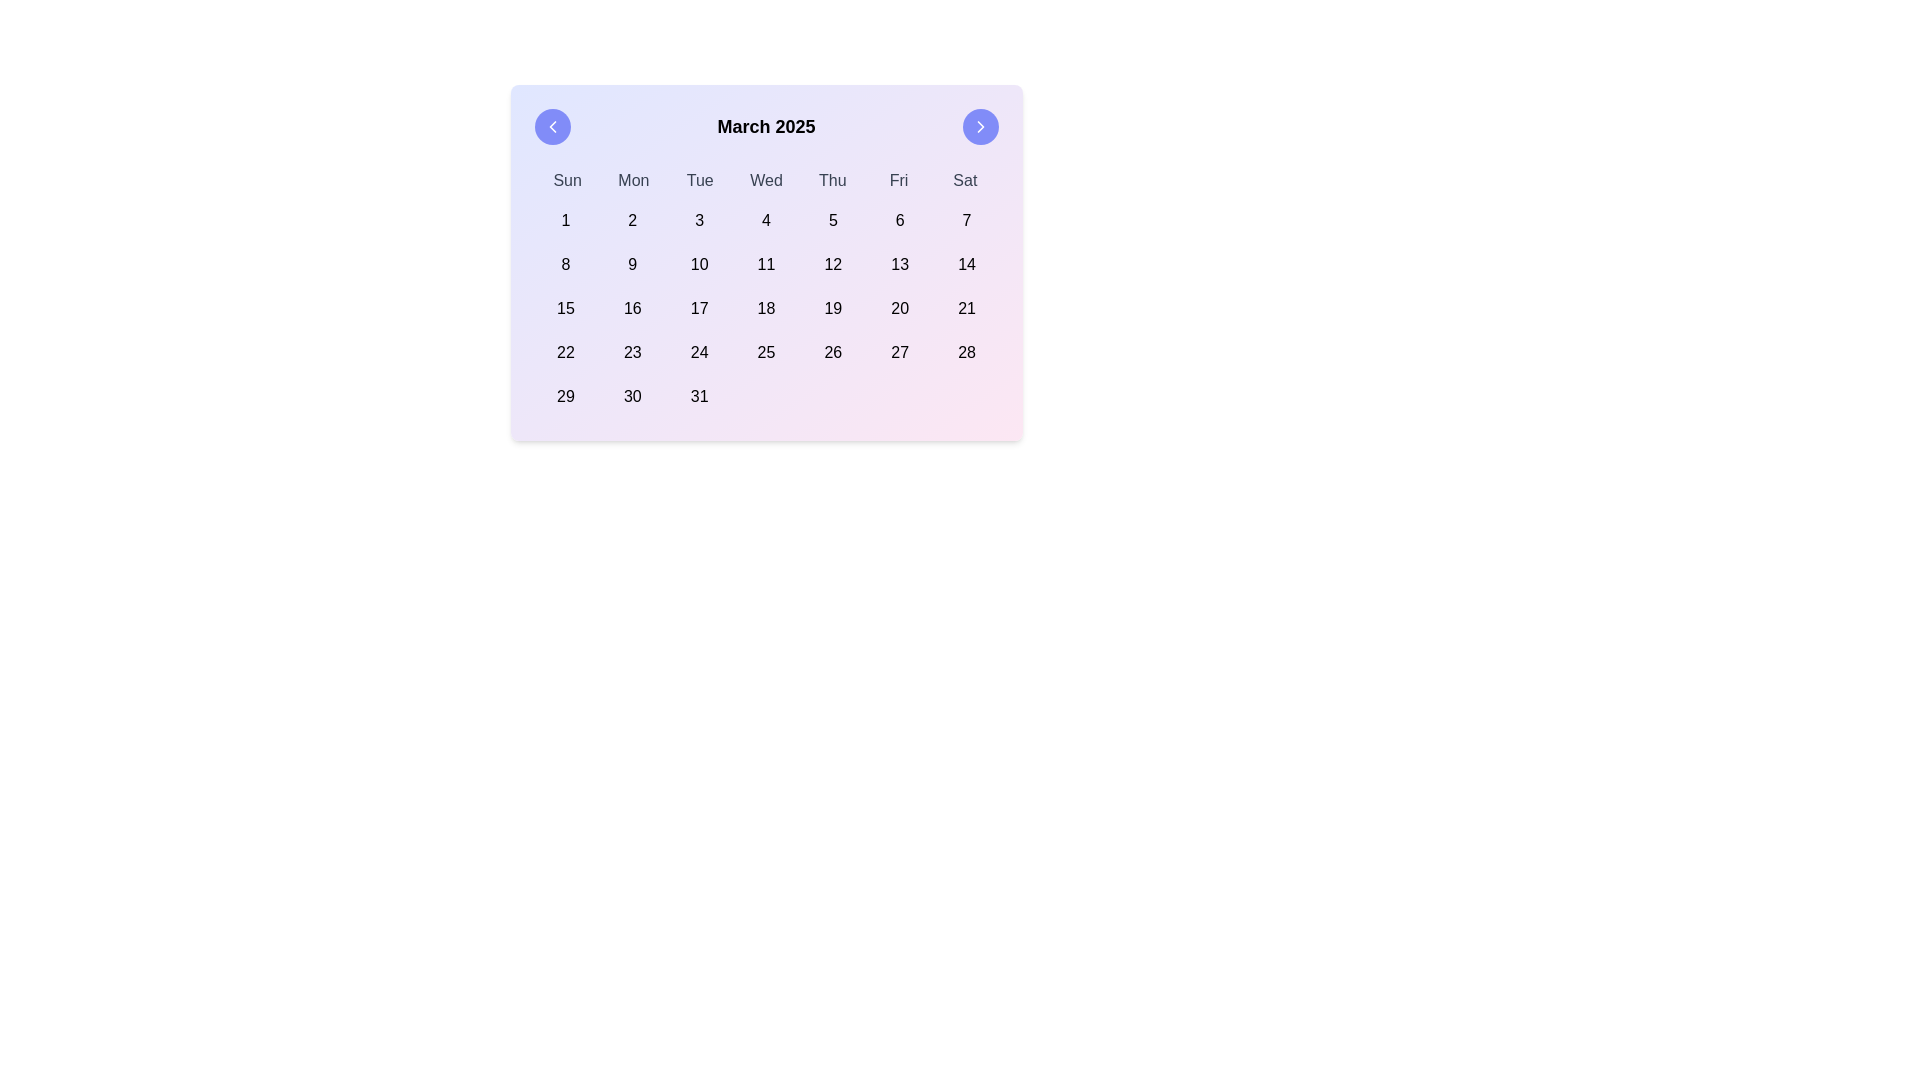 The width and height of the screenshot is (1920, 1080). Describe the element at coordinates (980, 127) in the screenshot. I see `the circular blue button with a white rightward chevron icon located in the top right corner of the calendar interface` at that location.